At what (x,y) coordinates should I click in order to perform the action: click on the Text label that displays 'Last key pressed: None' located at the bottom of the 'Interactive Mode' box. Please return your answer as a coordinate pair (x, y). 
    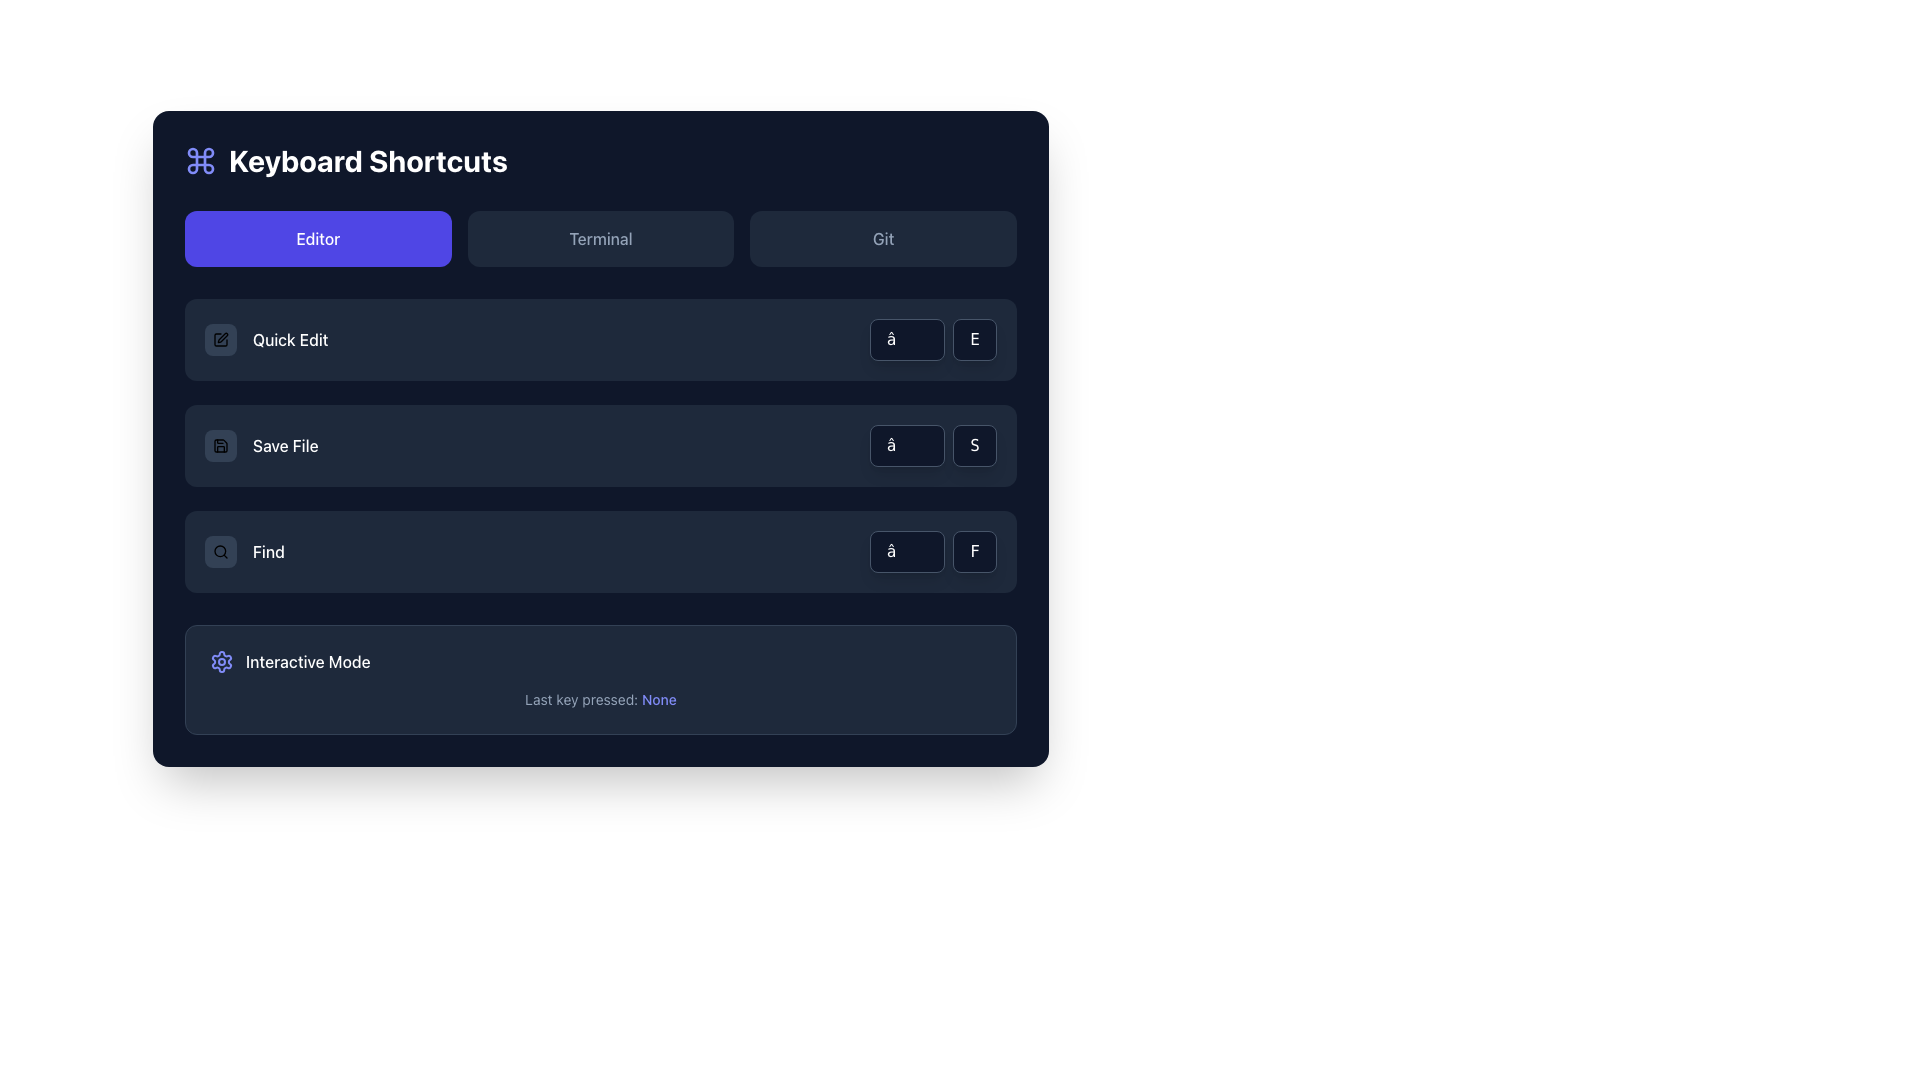
    Looking at the image, I should click on (599, 698).